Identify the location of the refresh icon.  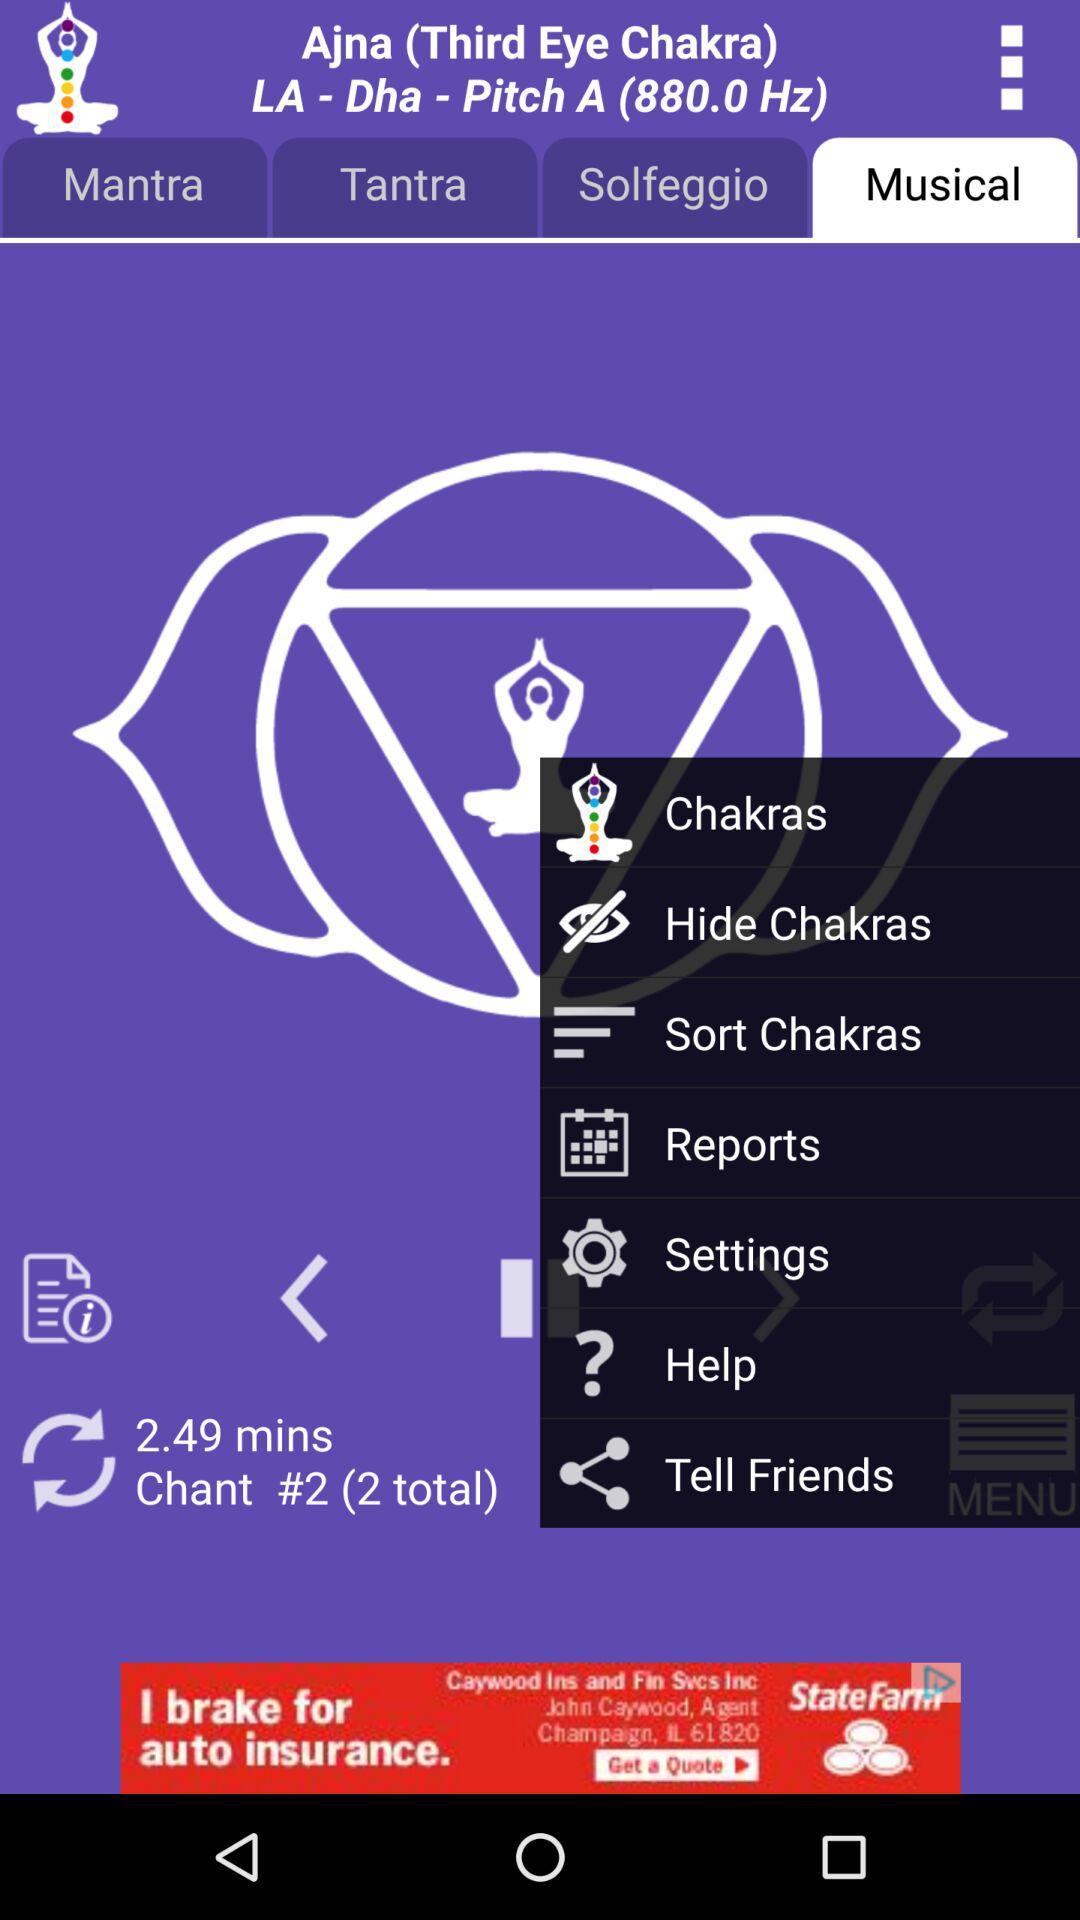
(66, 1561).